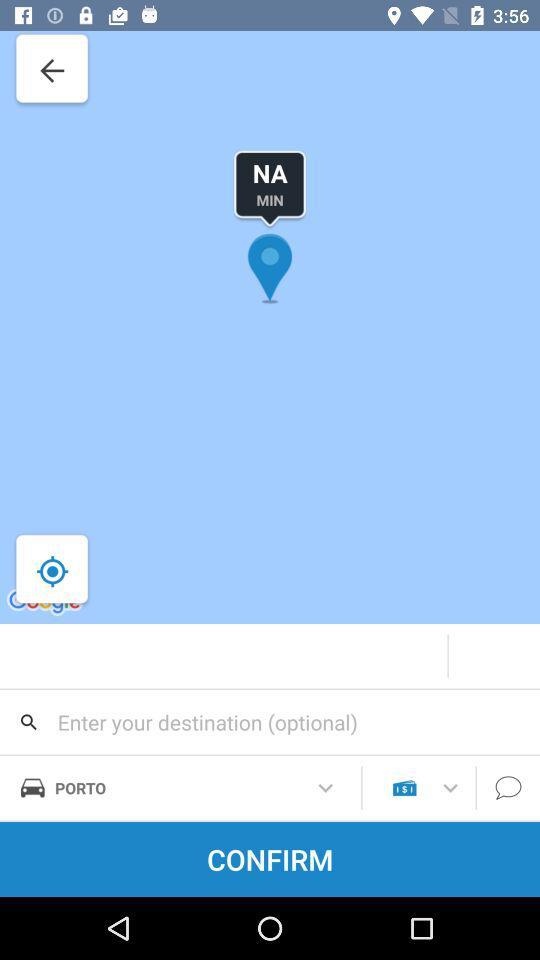 The width and height of the screenshot is (540, 960). Describe the element at coordinates (508, 788) in the screenshot. I see `messaging` at that location.